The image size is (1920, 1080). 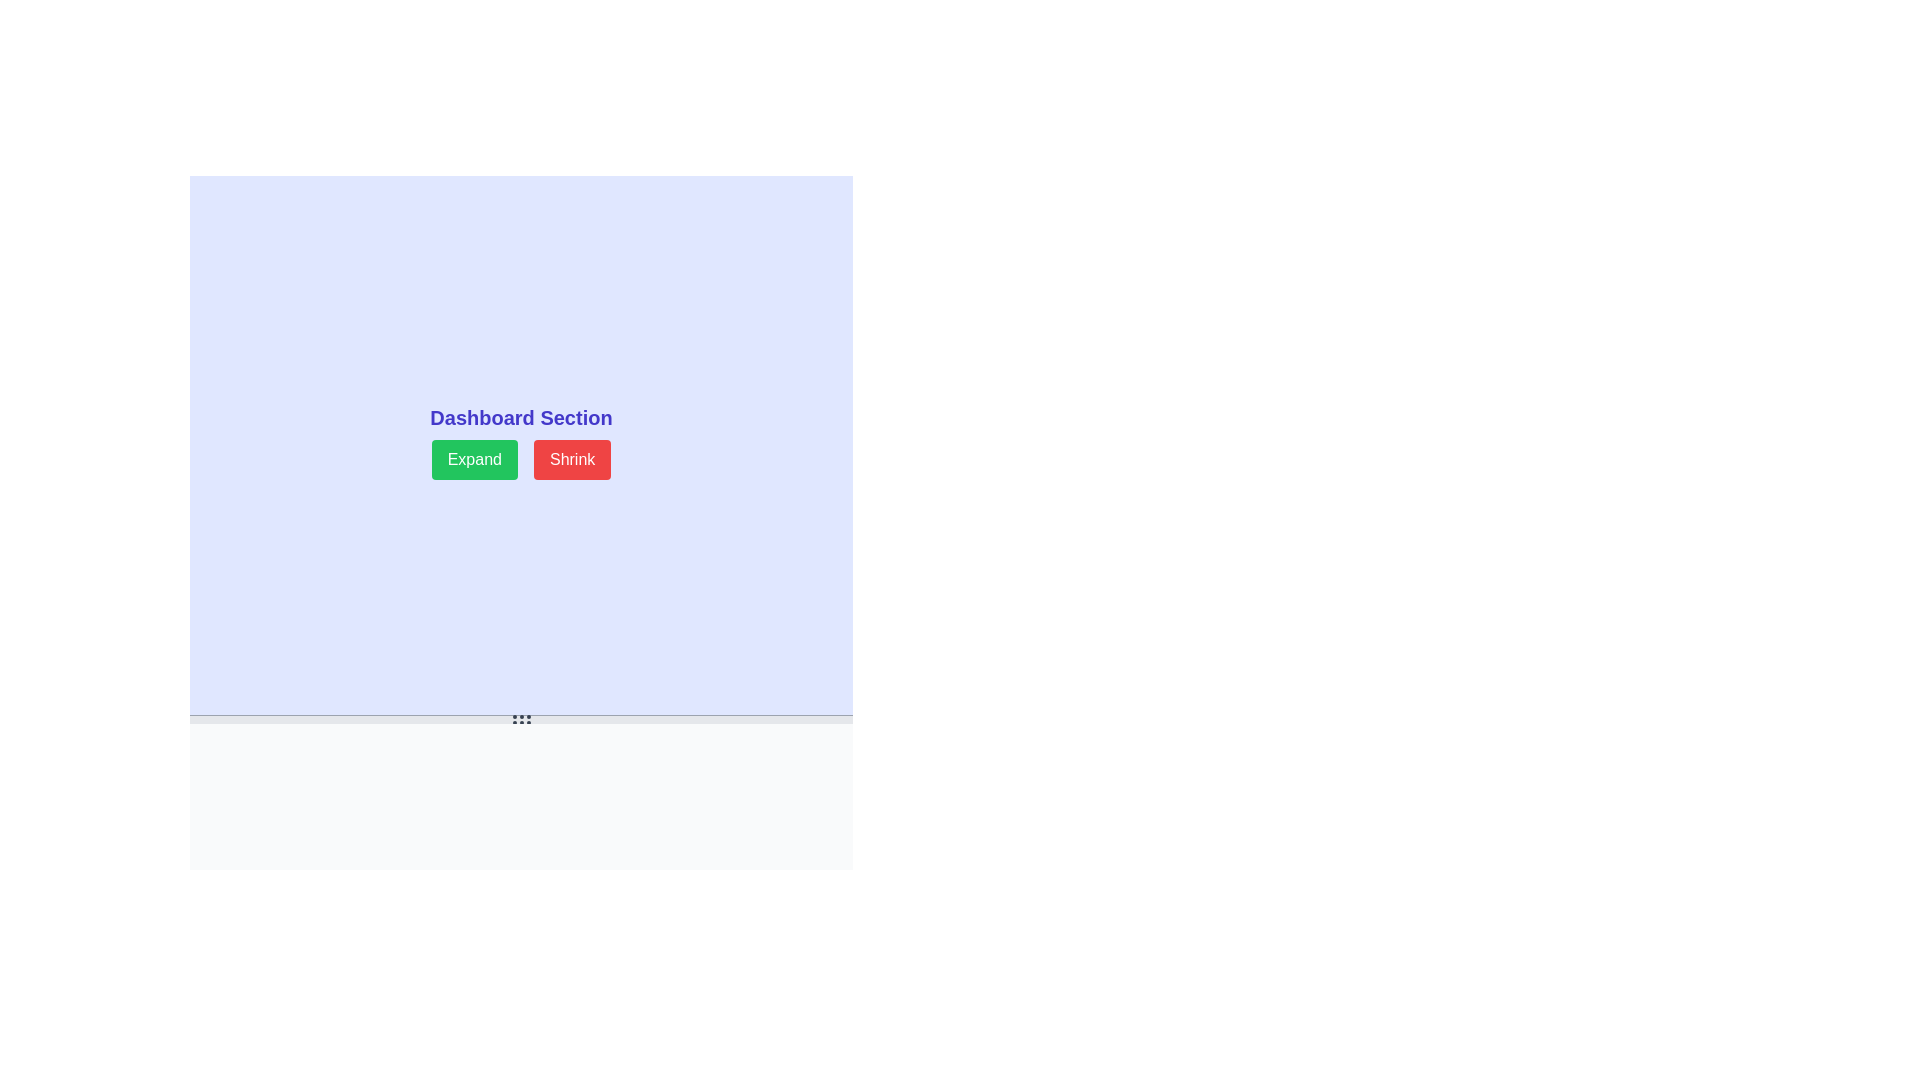 What do you see at coordinates (473, 459) in the screenshot?
I see `the 'Expand' button with white text on a green background, located under the 'Dashboard Section' heading` at bounding box center [473, 459].